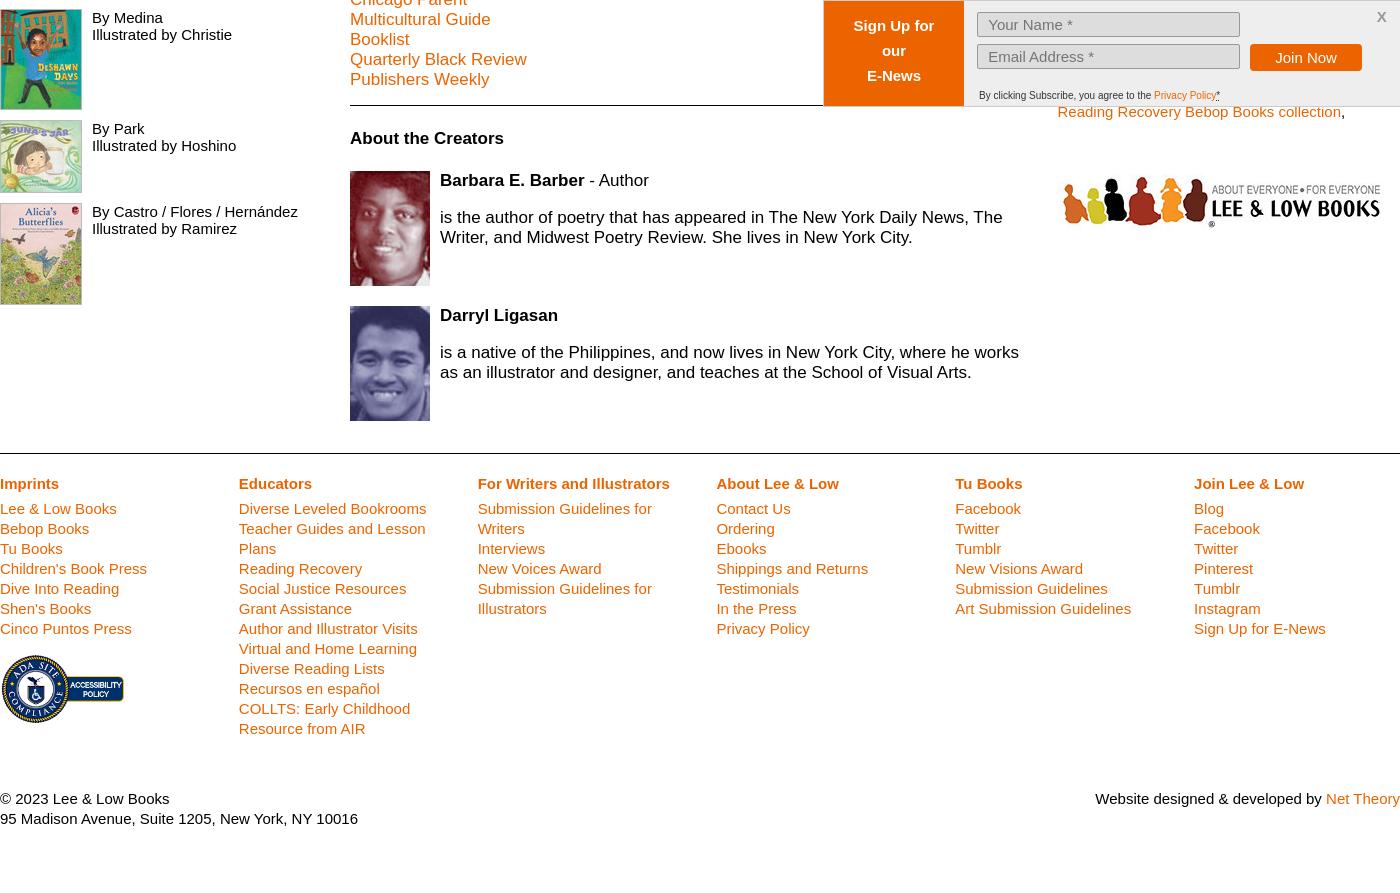 This screenshot has height=893, width=1400. I want to click on 'Submission Guidelines for Illustrators', so click(564, 598).